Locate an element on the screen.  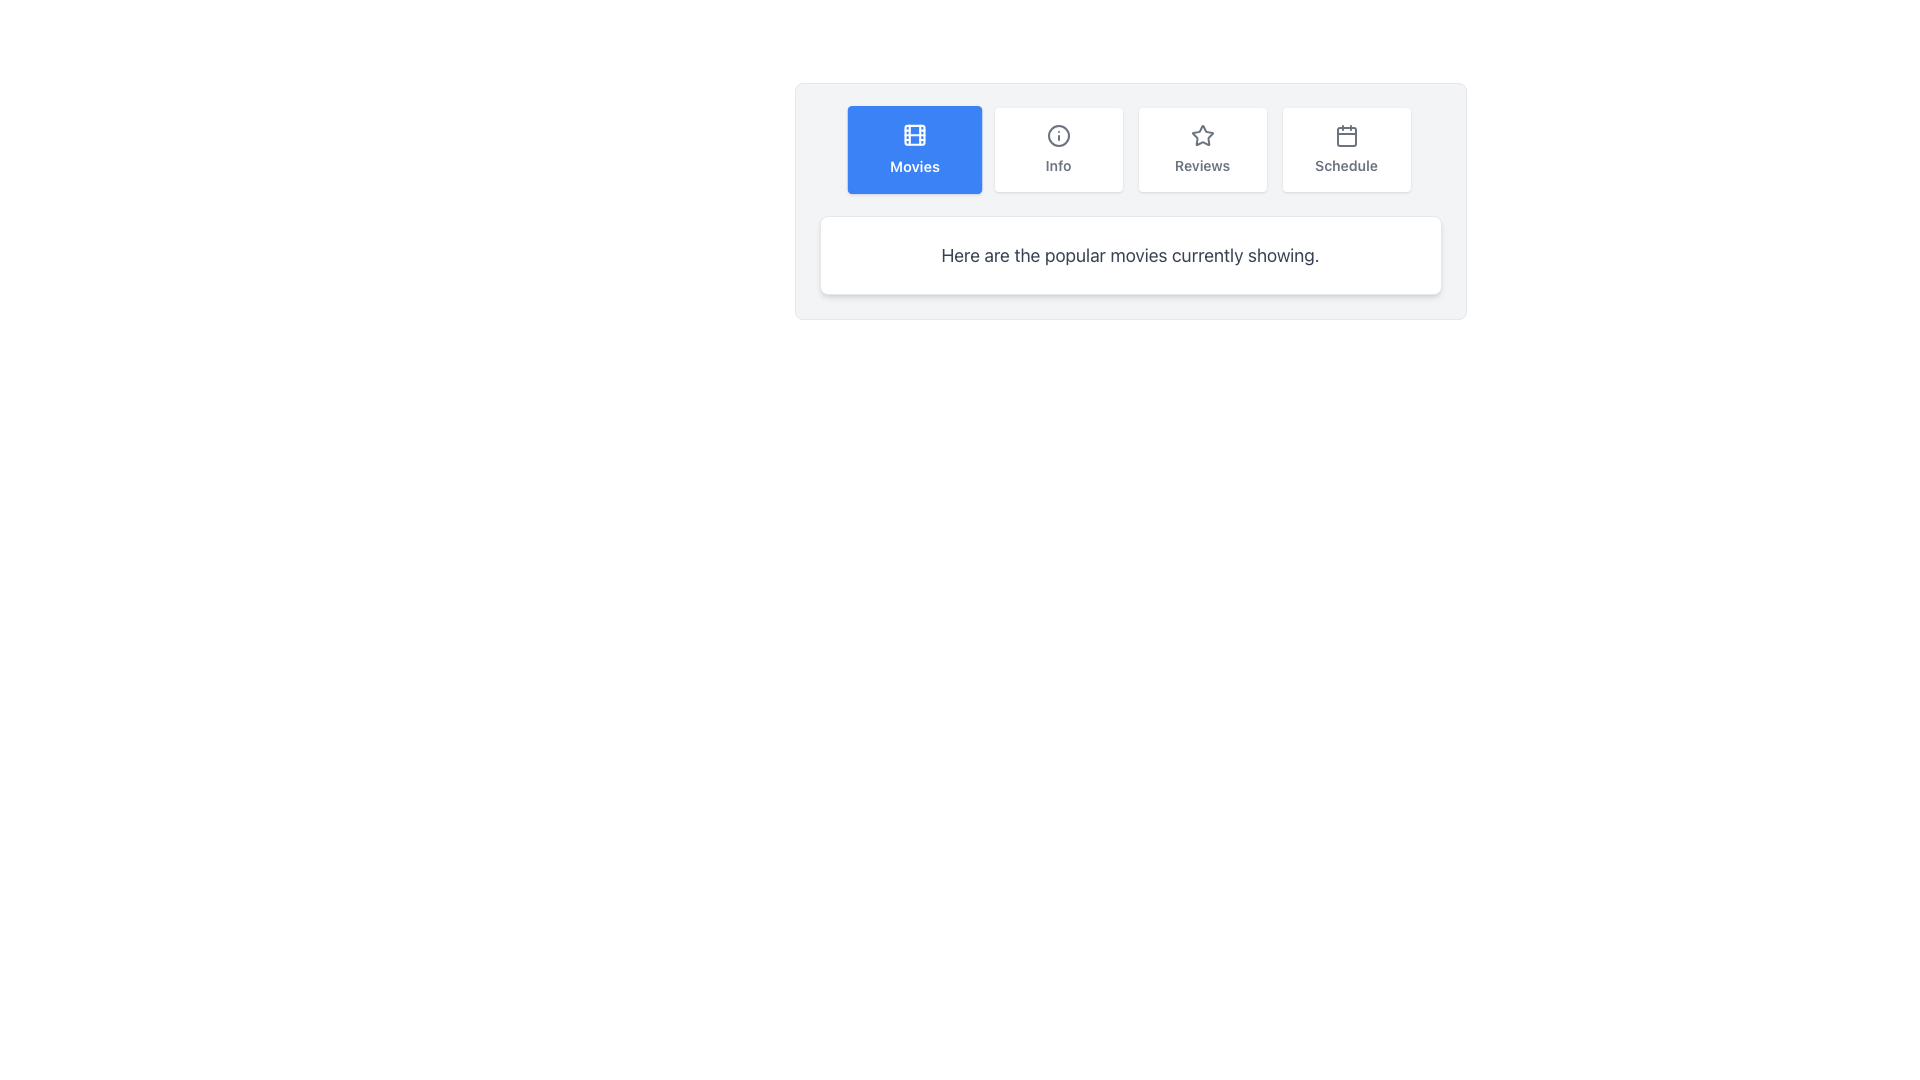
the 'Schedule' icon located in the rightmost panel, which is directly above the text label 'Schedule' is located at coordinates (1346, 135).